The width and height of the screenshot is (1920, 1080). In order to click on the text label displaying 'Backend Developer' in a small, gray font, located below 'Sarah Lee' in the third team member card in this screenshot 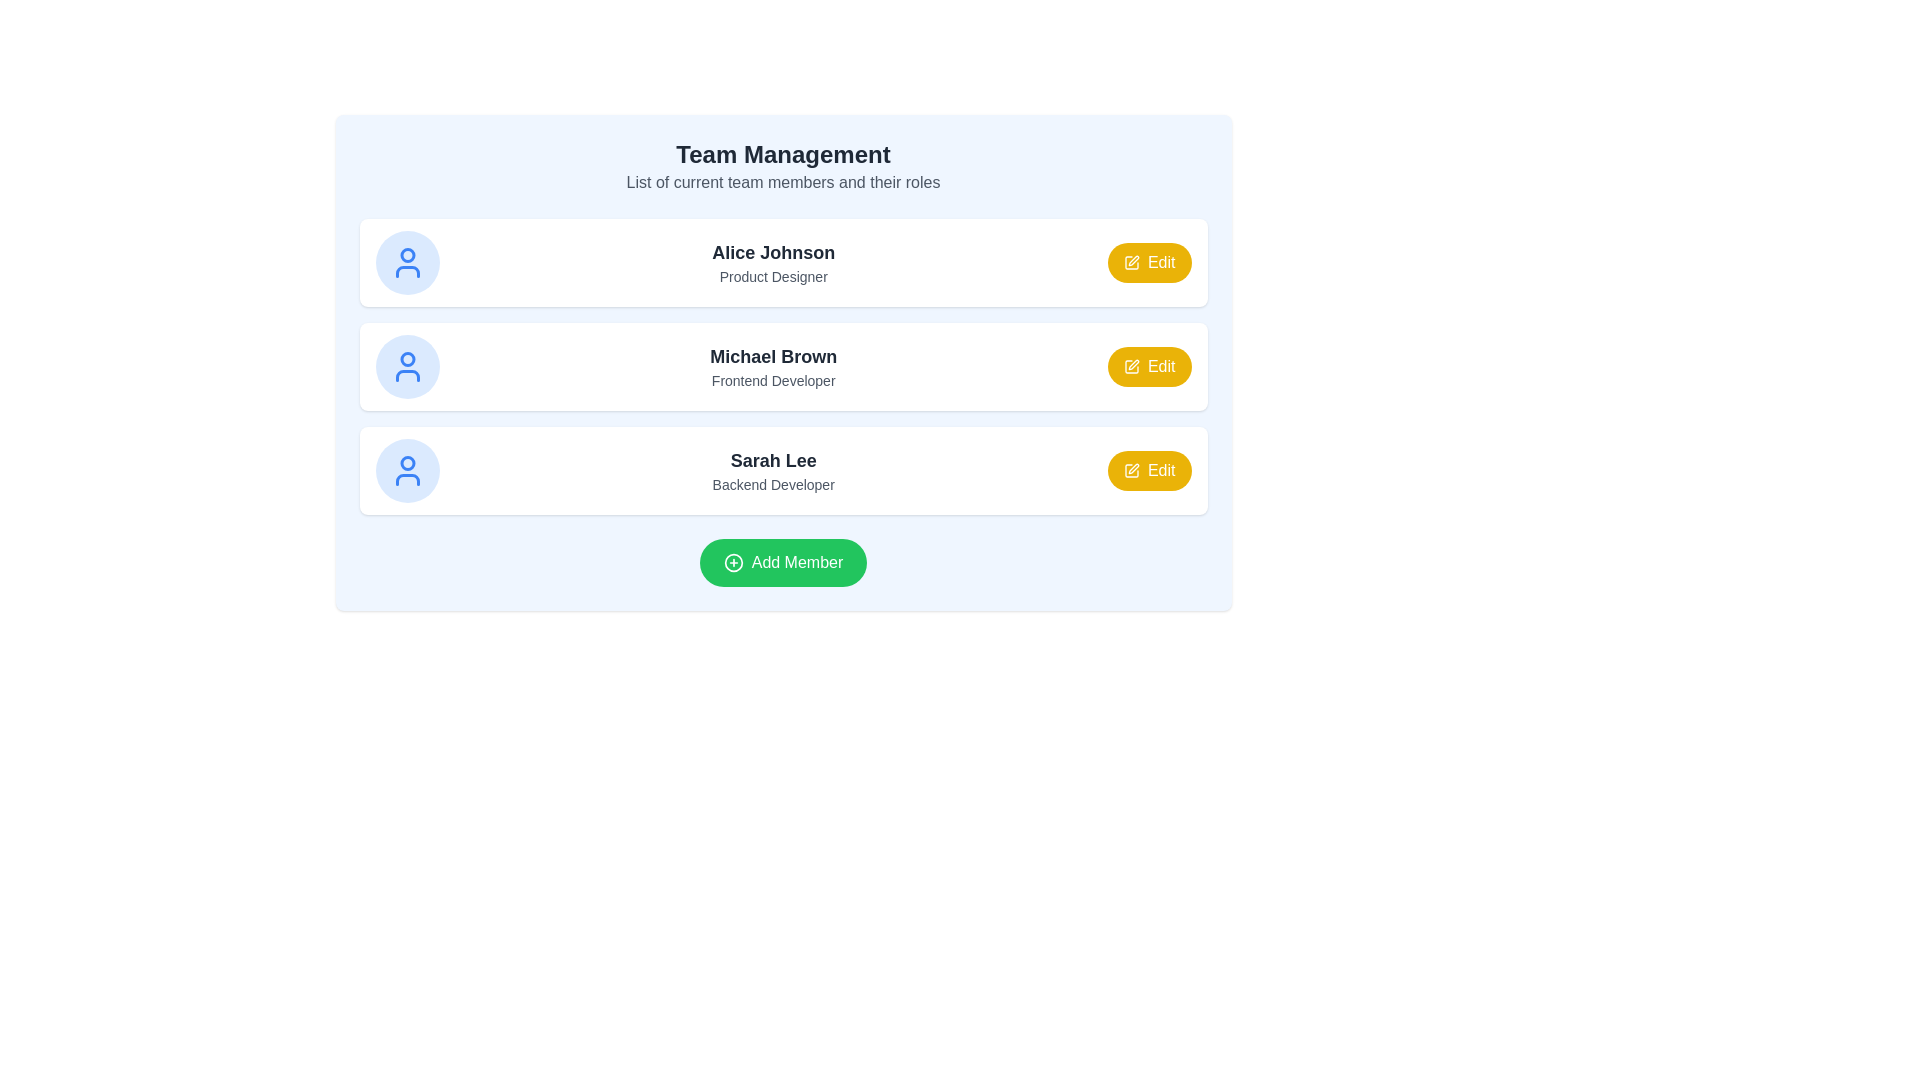, I will do `click(772, 485)`.